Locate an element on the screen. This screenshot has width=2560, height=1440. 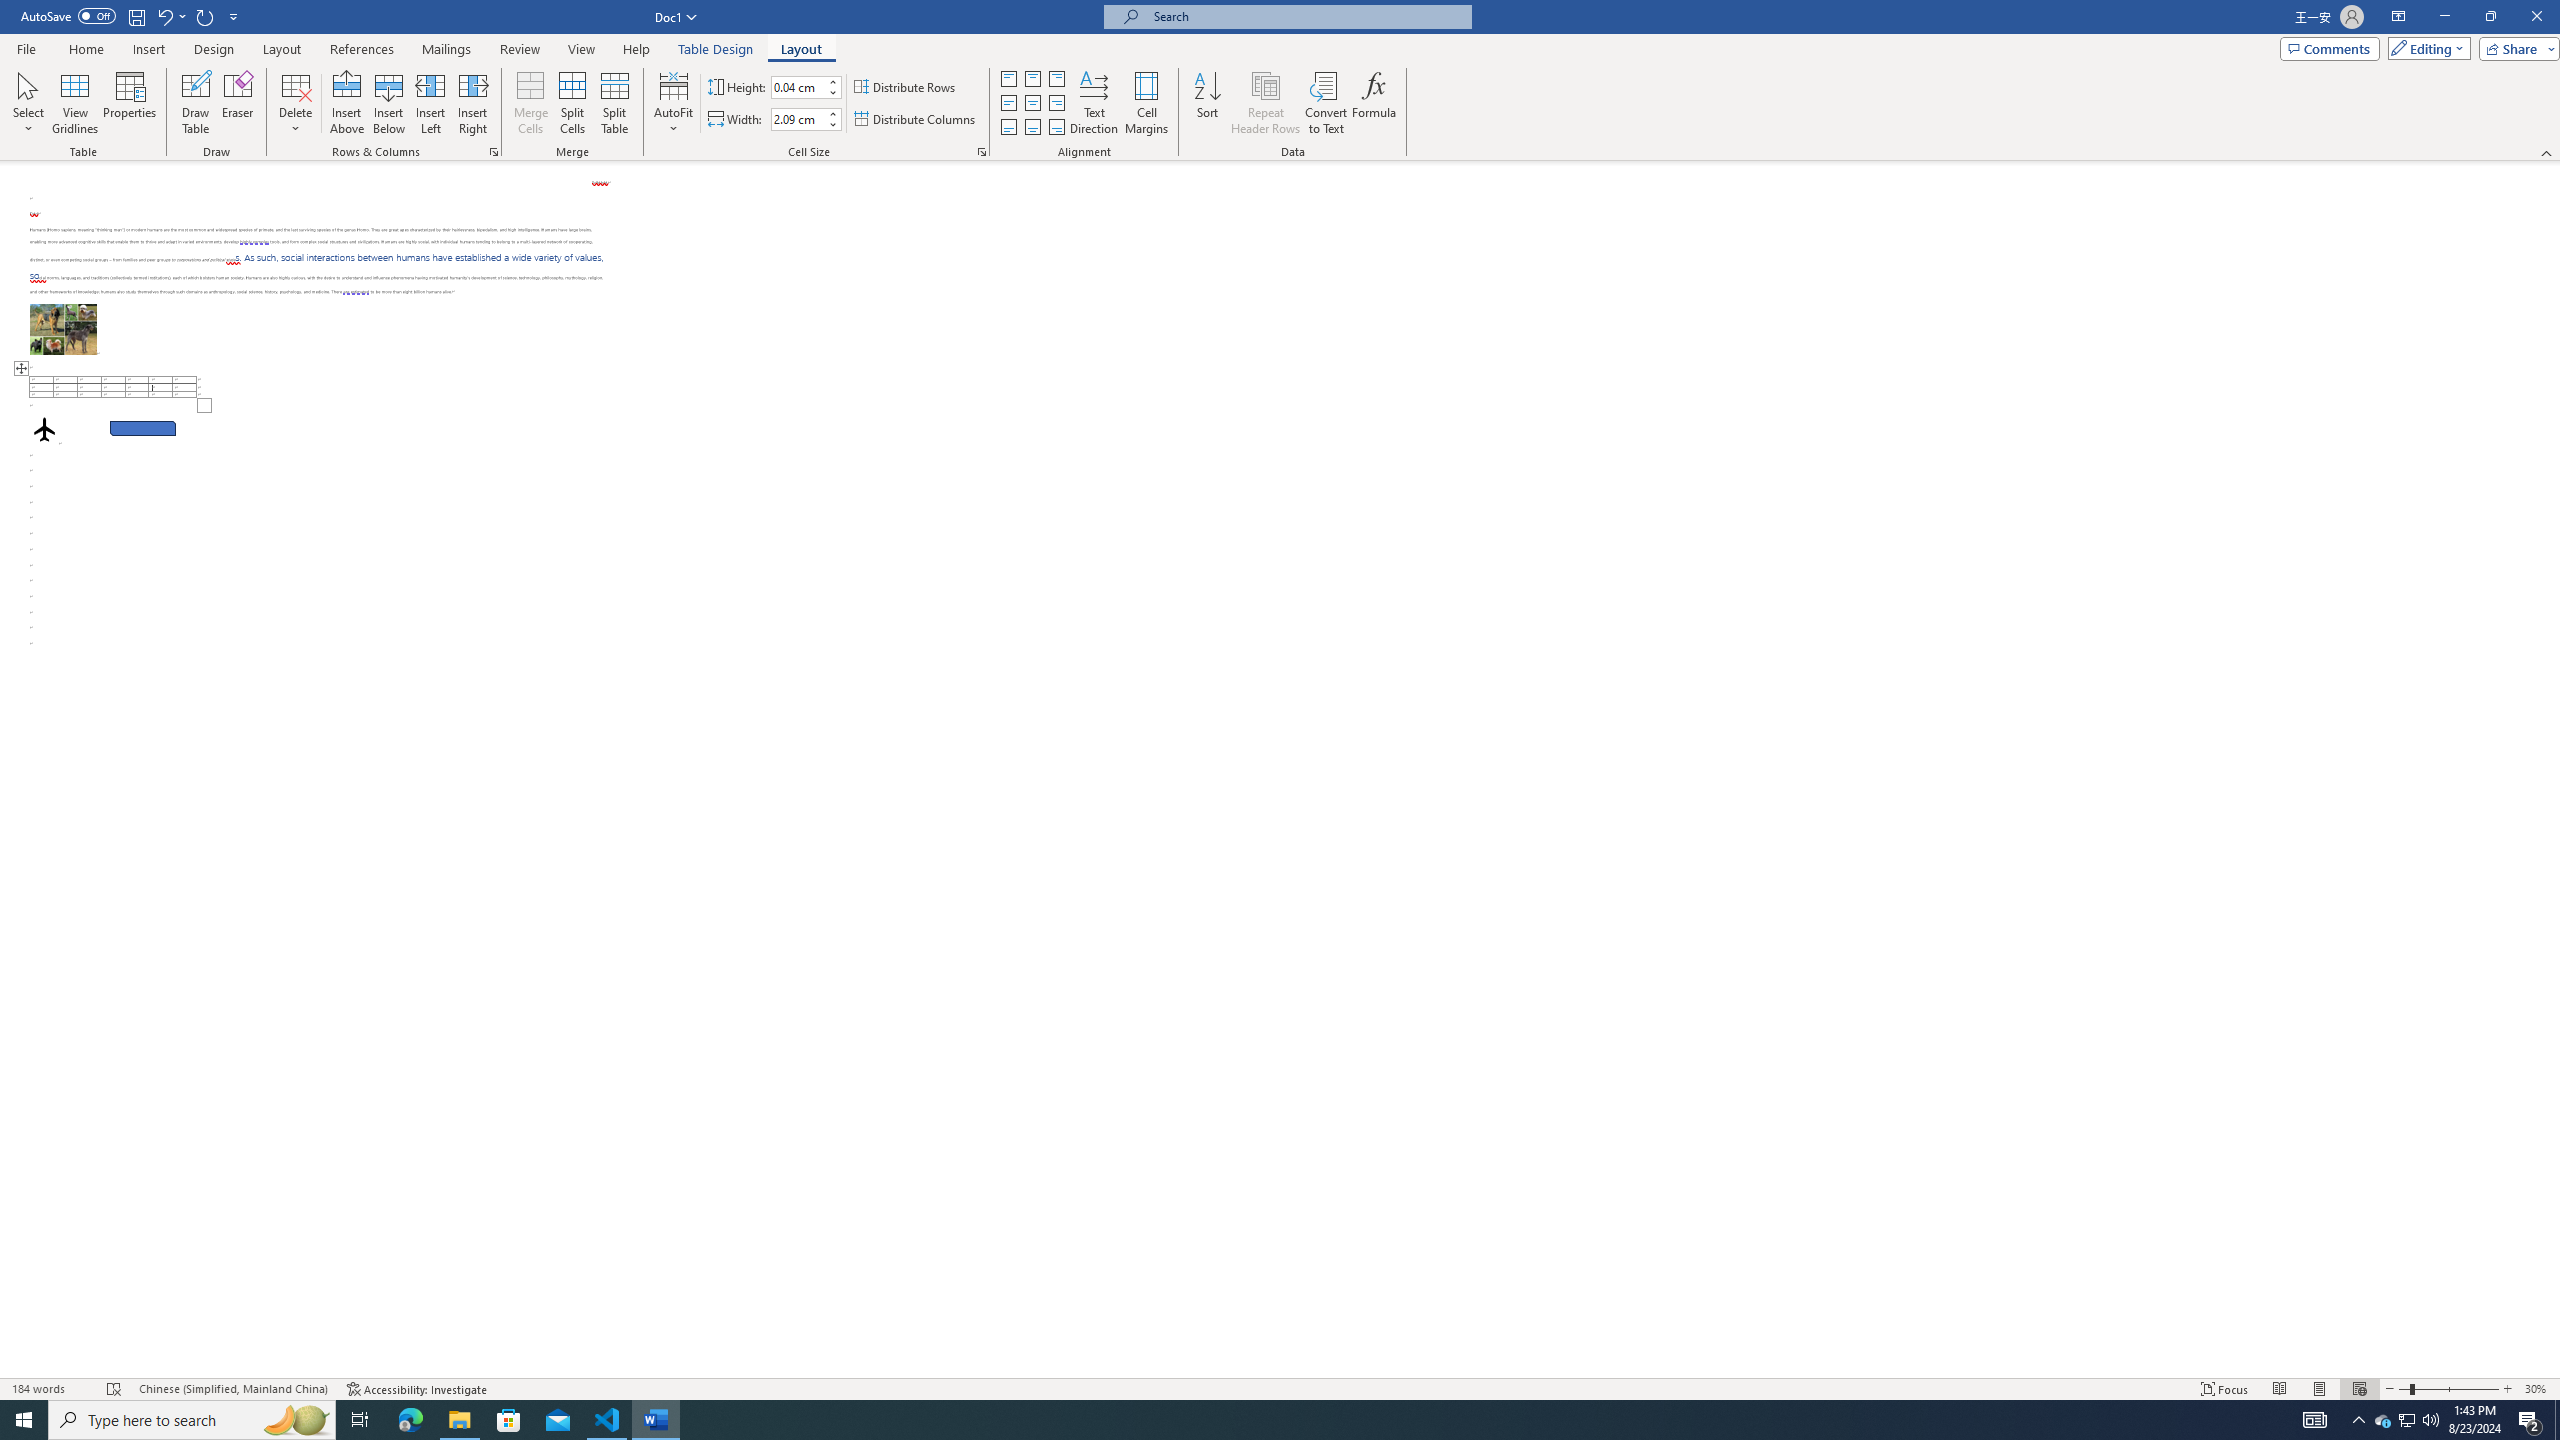
'Insert Left' is located at coordinates (431, 103).